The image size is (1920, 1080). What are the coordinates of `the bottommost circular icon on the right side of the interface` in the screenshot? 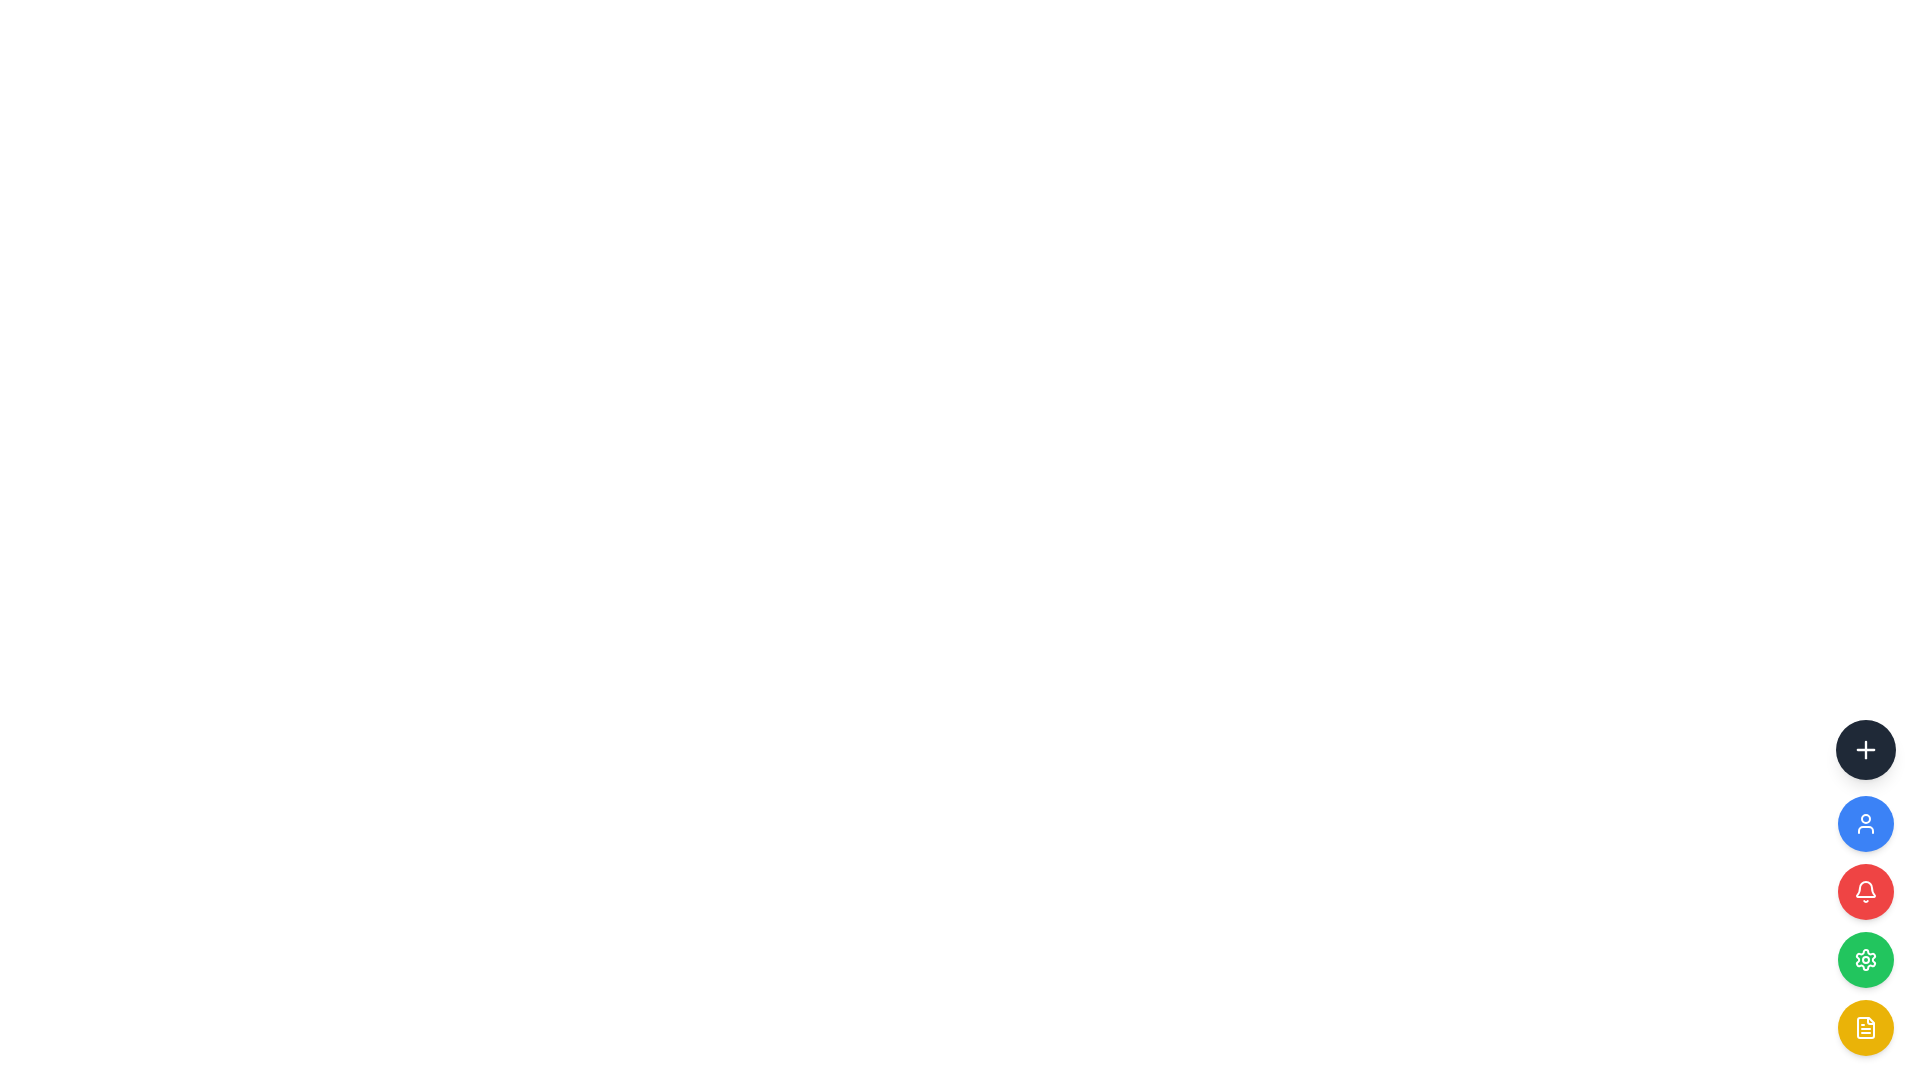 It's located at (1865, 1028).